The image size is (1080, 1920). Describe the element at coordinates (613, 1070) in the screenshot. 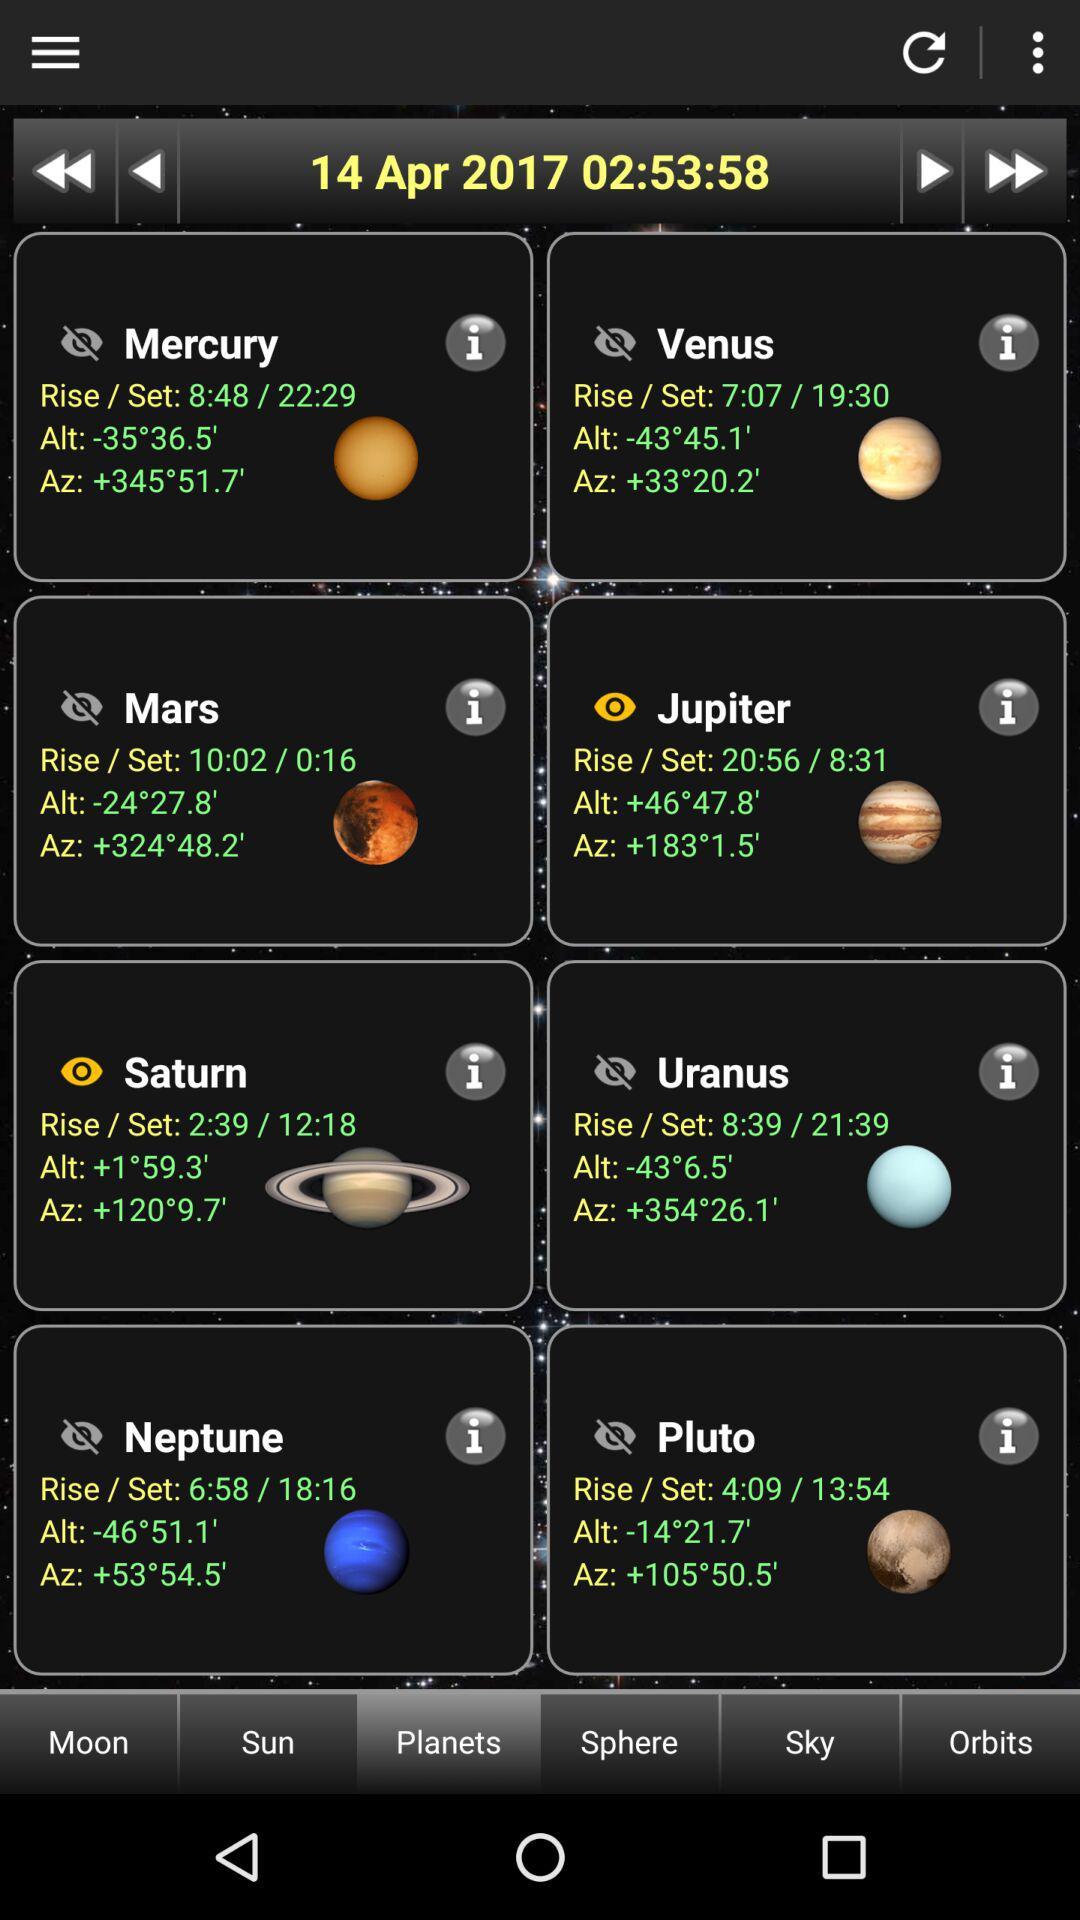

I see `the visibility icon` at that location.